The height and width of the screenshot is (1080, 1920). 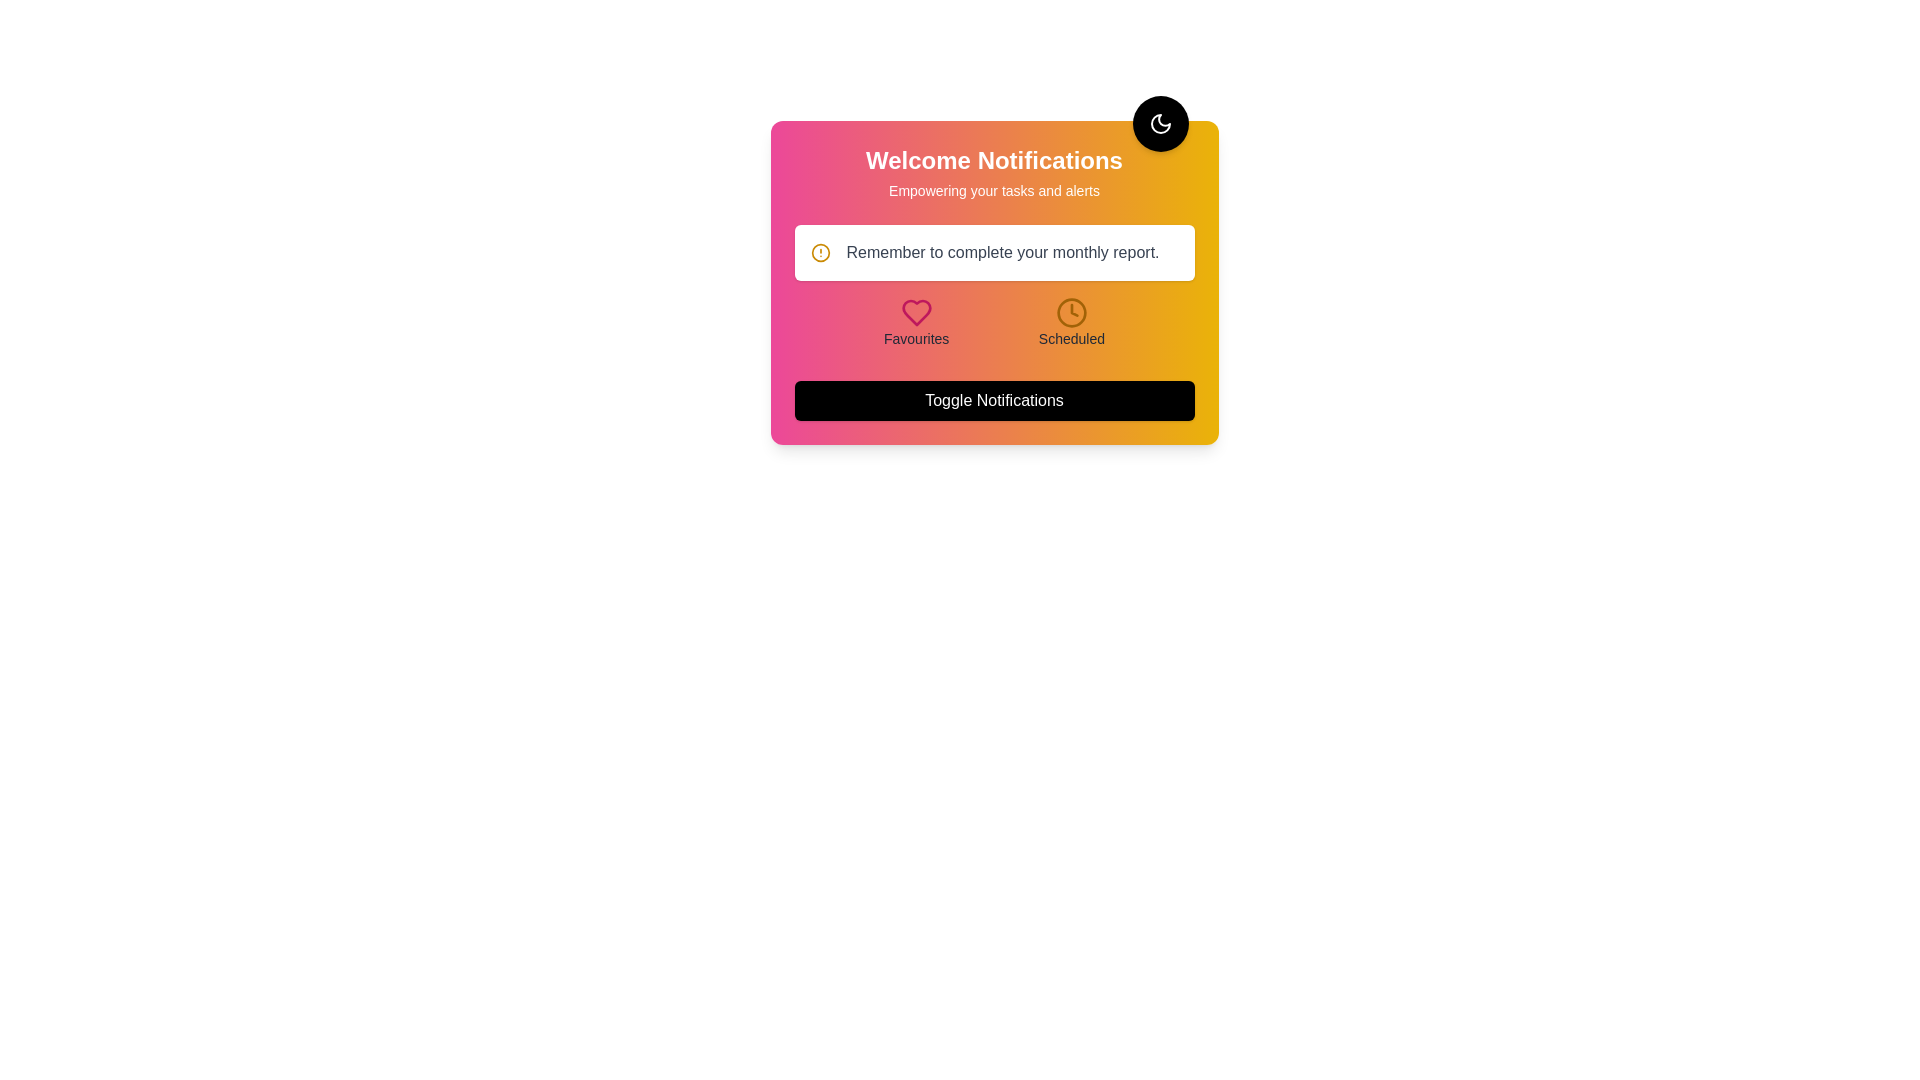 I want to click on the 'Scheduled' informational button located under the 'Welcome Notifications' section, which is positioned to the right of 'Favourites', so click(x=1069, y=322).